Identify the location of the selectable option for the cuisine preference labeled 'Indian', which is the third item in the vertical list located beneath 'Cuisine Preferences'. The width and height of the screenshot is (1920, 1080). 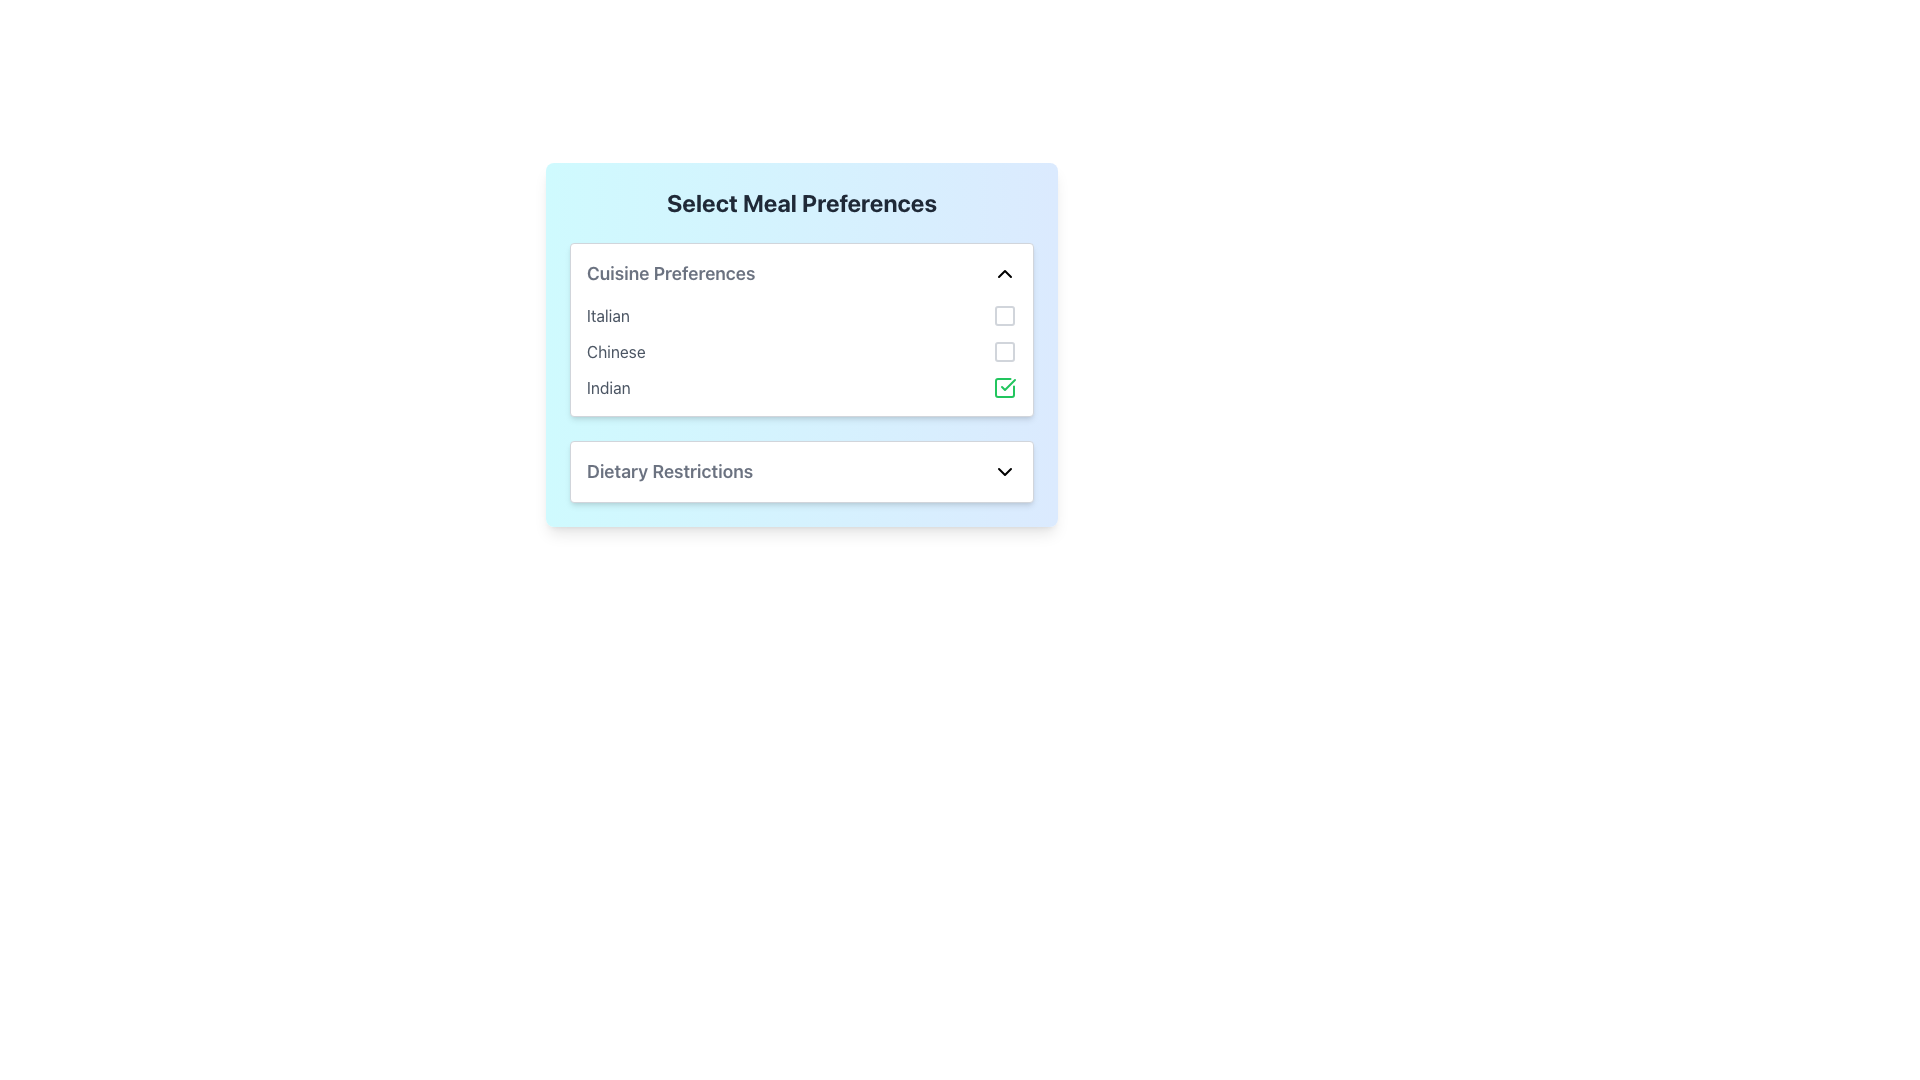
(607, 388).